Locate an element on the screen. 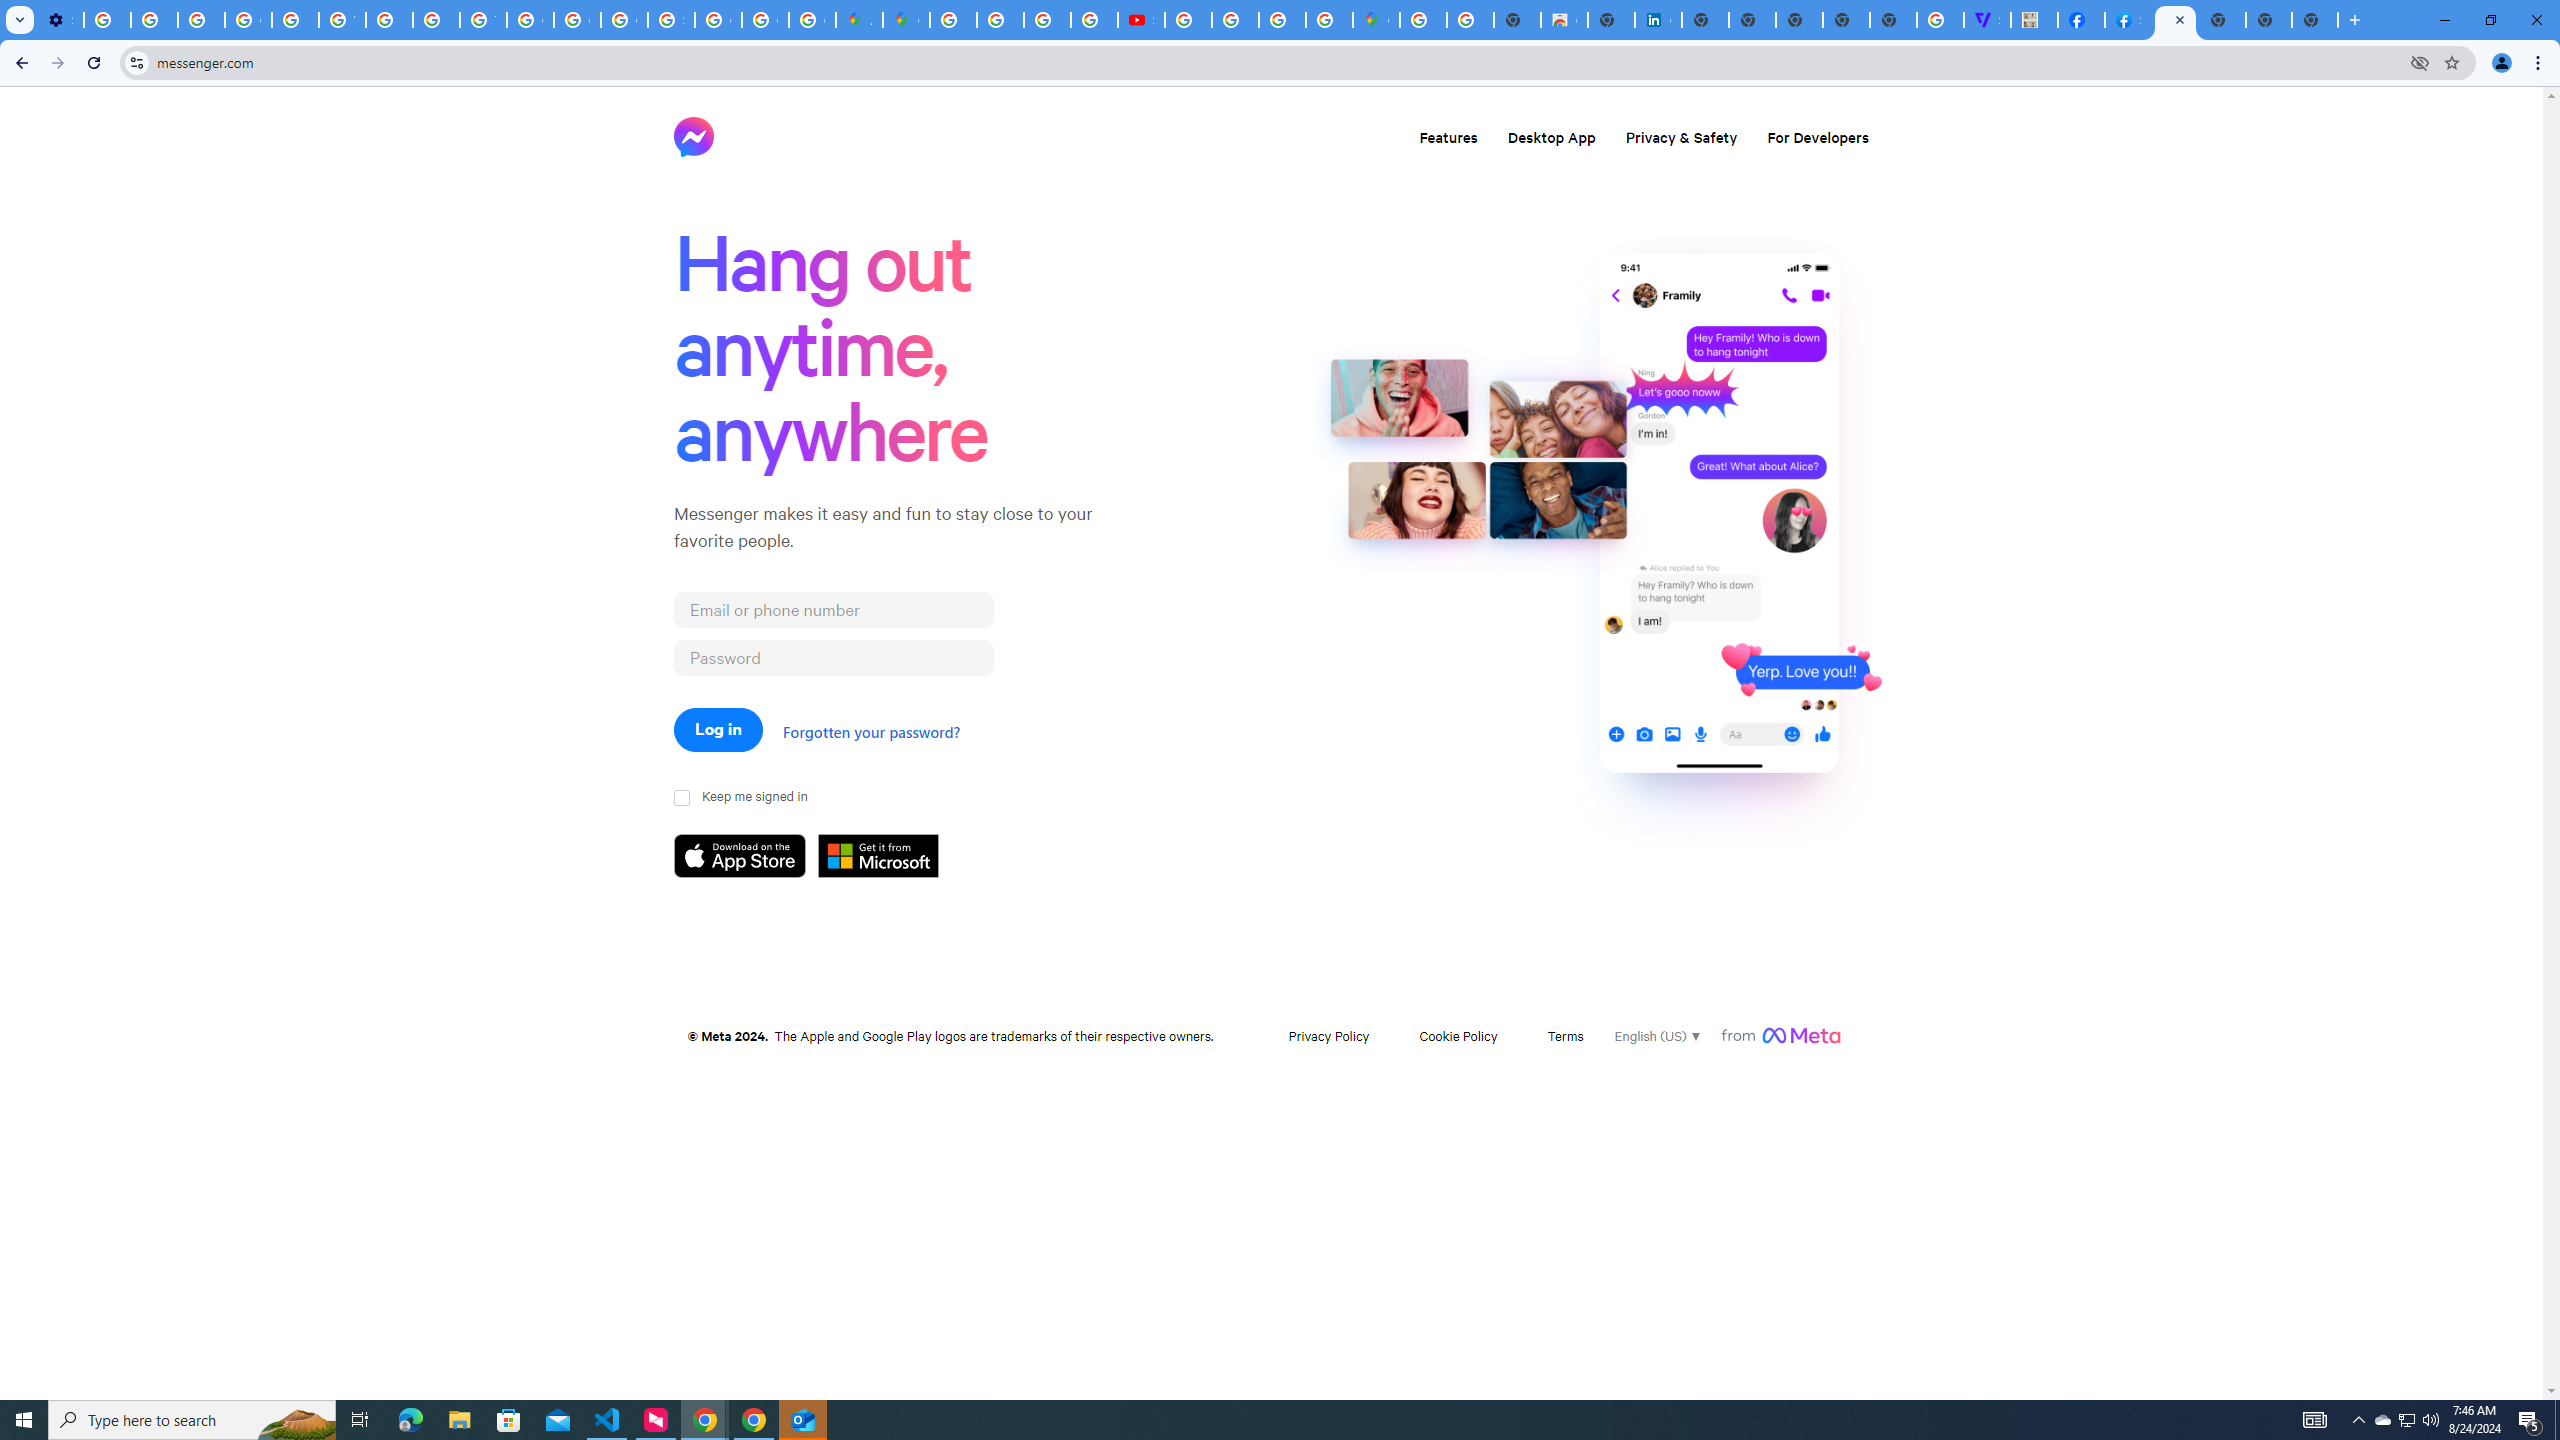 This screenshot has height=1440, width=2560. 'Forgotten your password?' is located at coordinates (869, 731).